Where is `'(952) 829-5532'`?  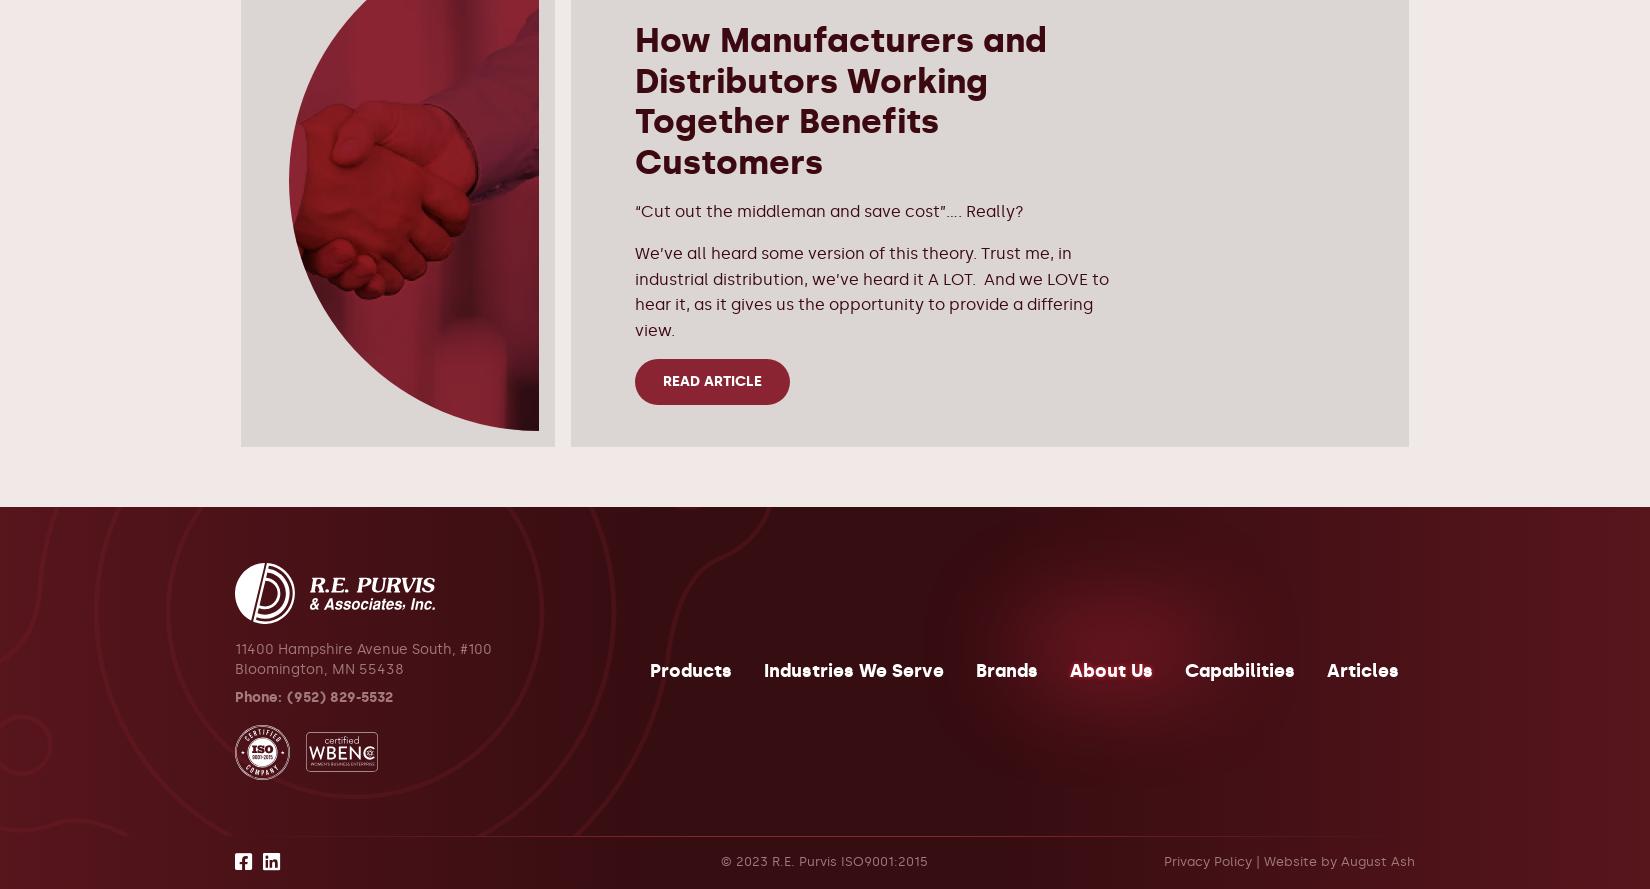
'(952) 829-5532' is located at coordinates (286, 697).